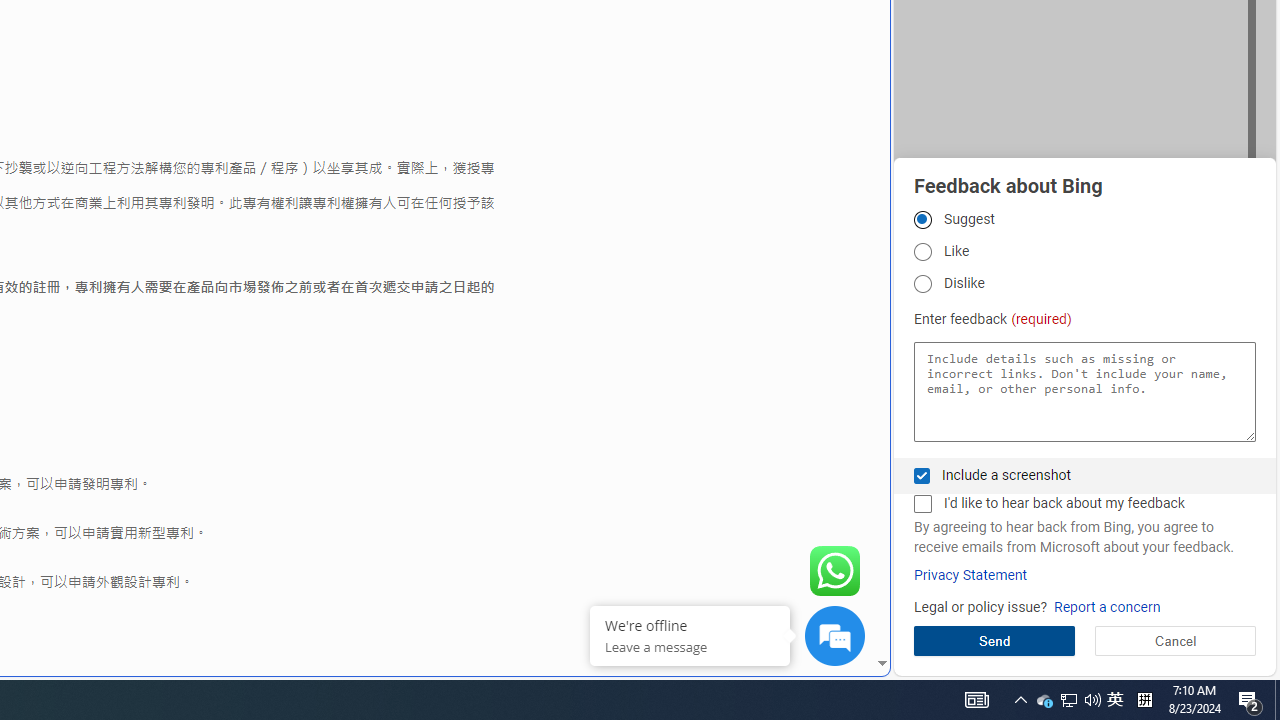 This screenshot has width=1280, height=720. Describe the element at coordinates (921, 250) in the screenshot. I see `'Like'` at that location.